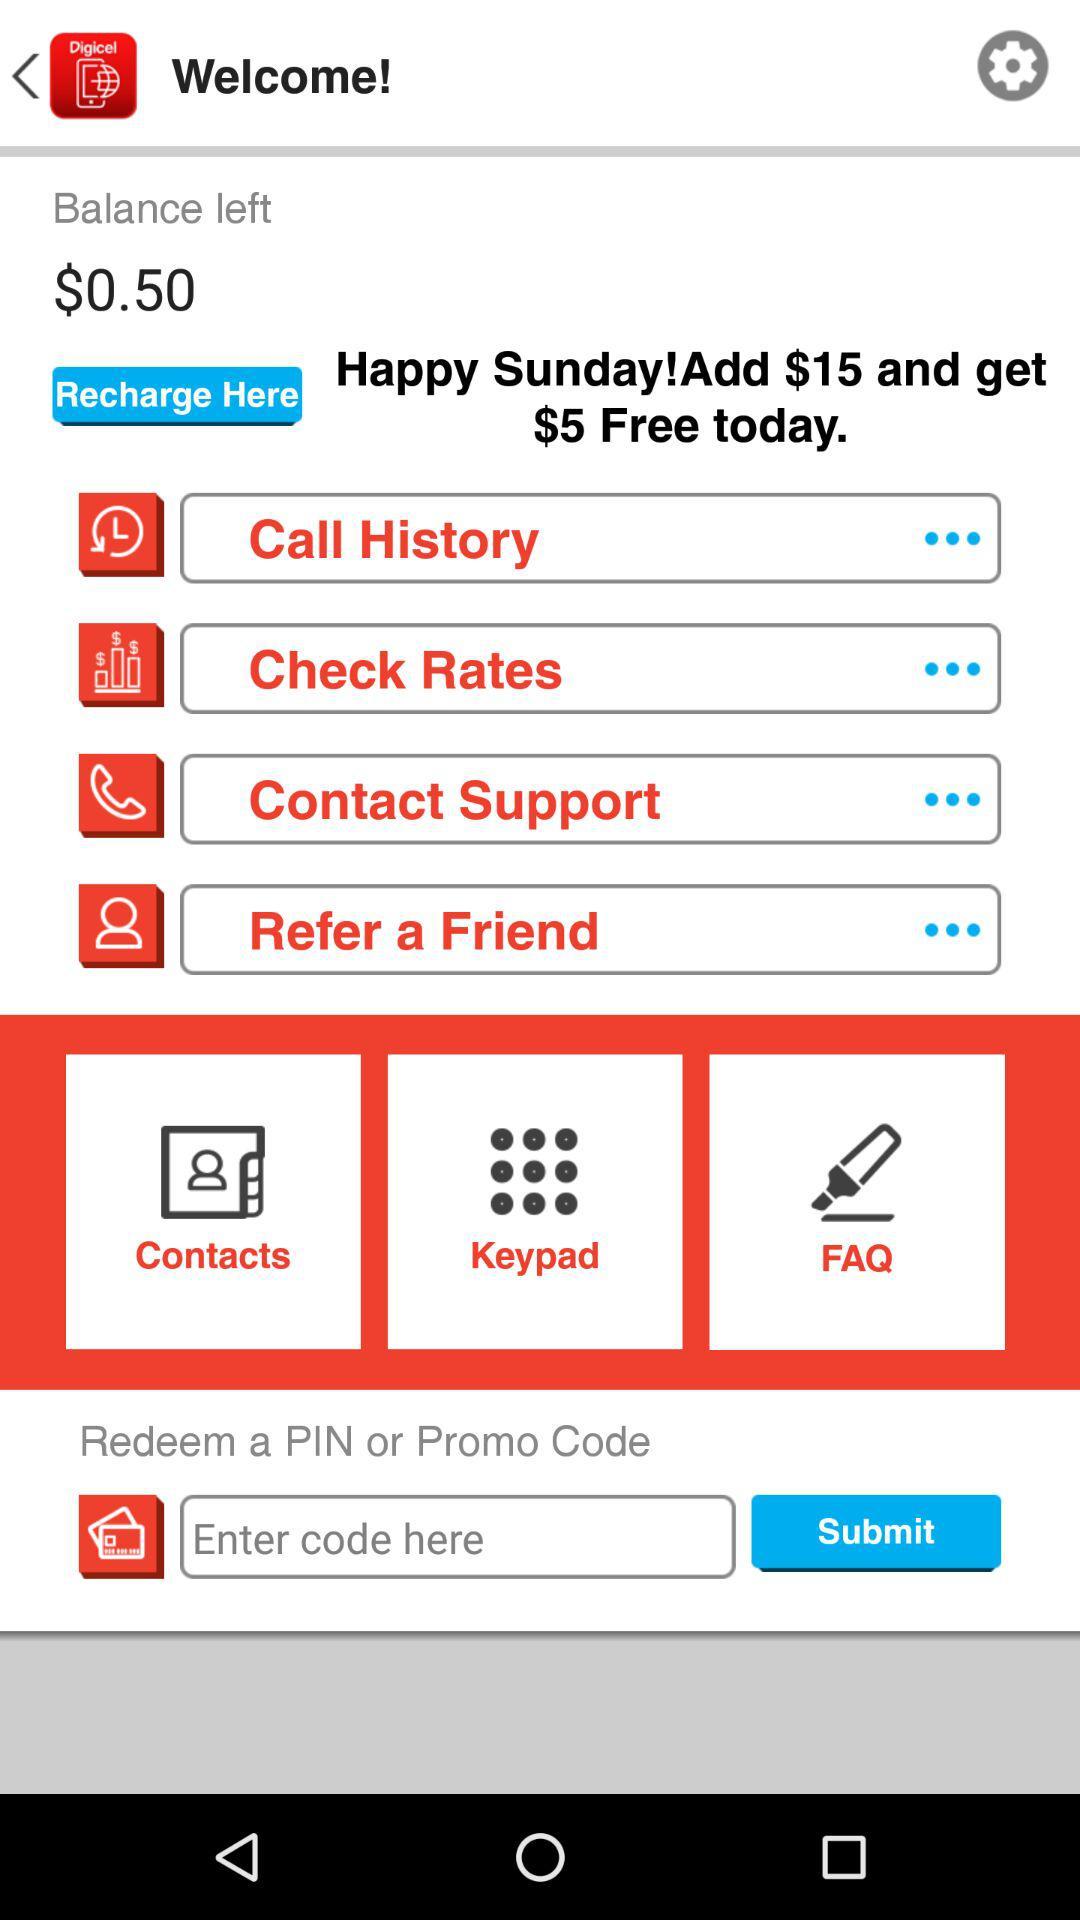  What do you see at coordinates (1013, 66) in the screenshot?
I see `app to the right of the welcome! icon` at bounding box center [1013, 66].